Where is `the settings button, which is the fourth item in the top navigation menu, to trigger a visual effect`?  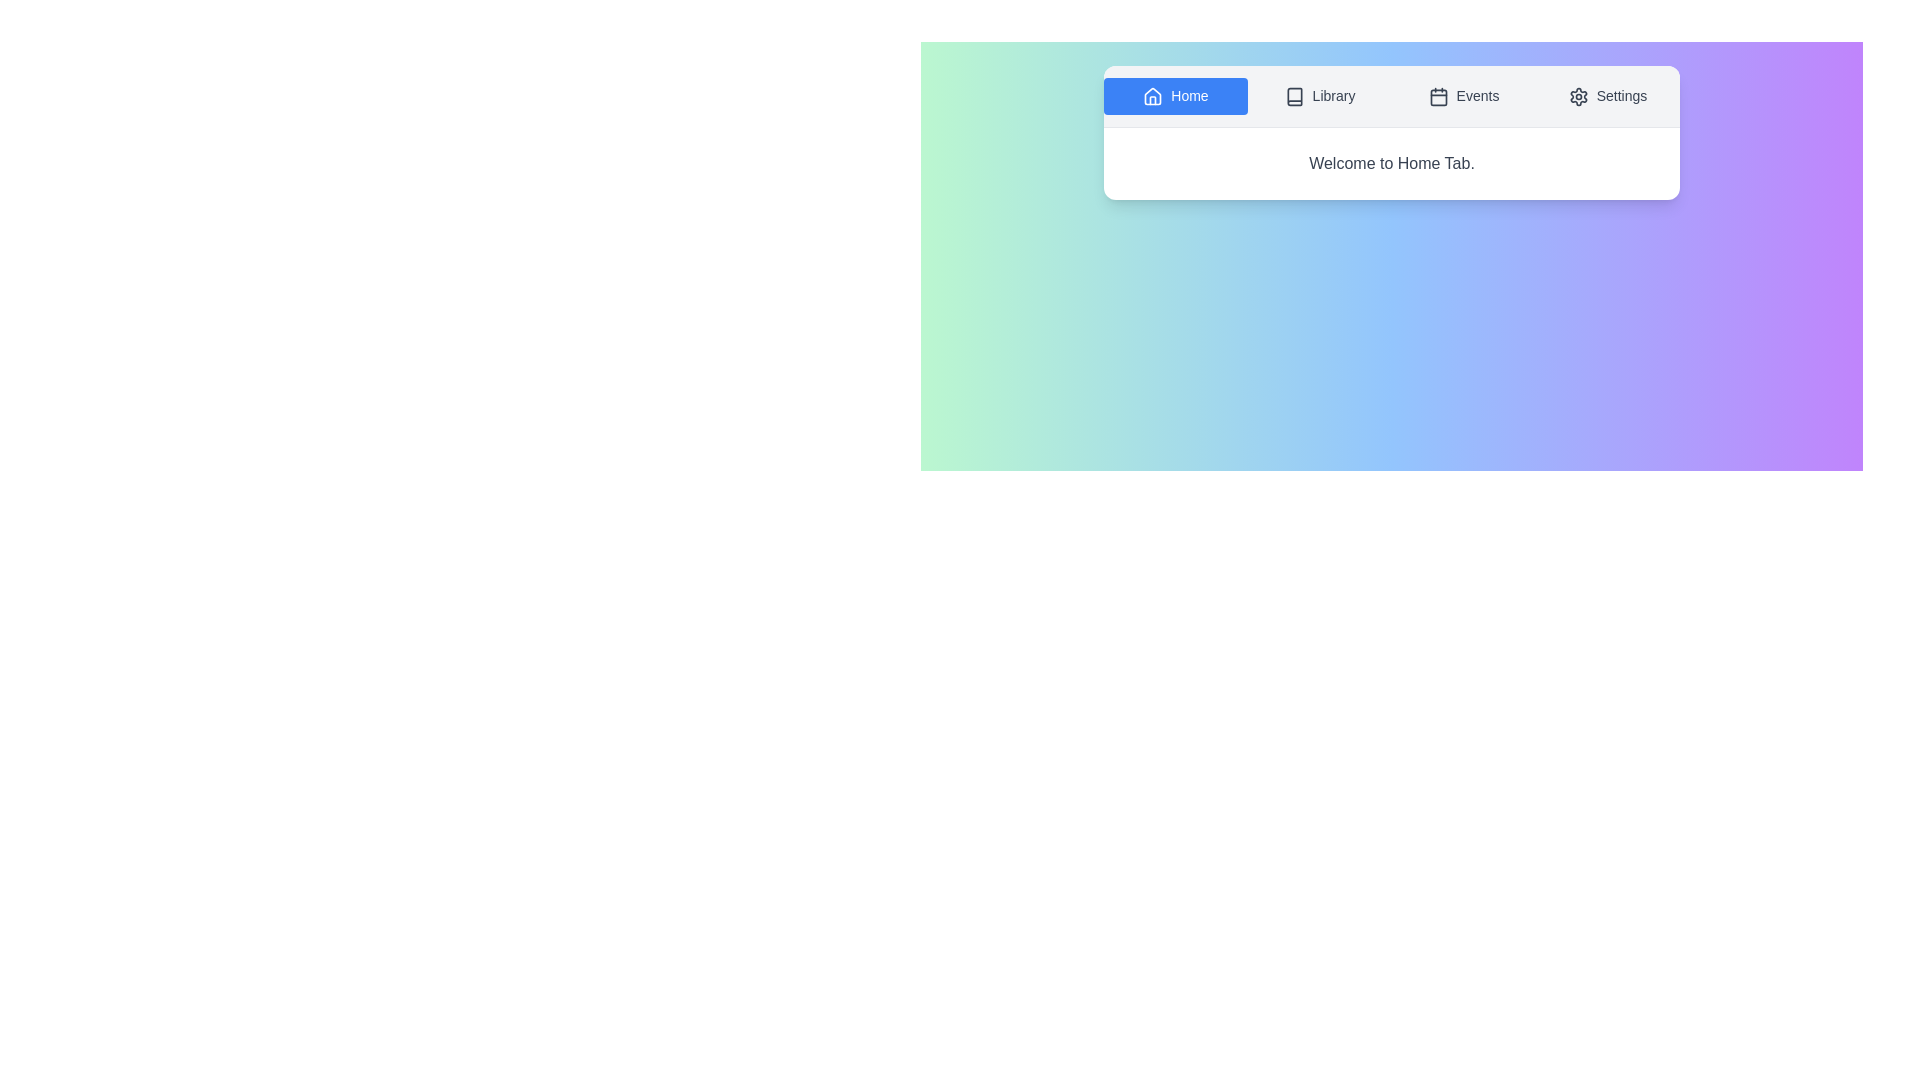 the settings button, which is the fourth item in the top navigation menu, to trigger a visual effect is located at coordinates (1608, 96).